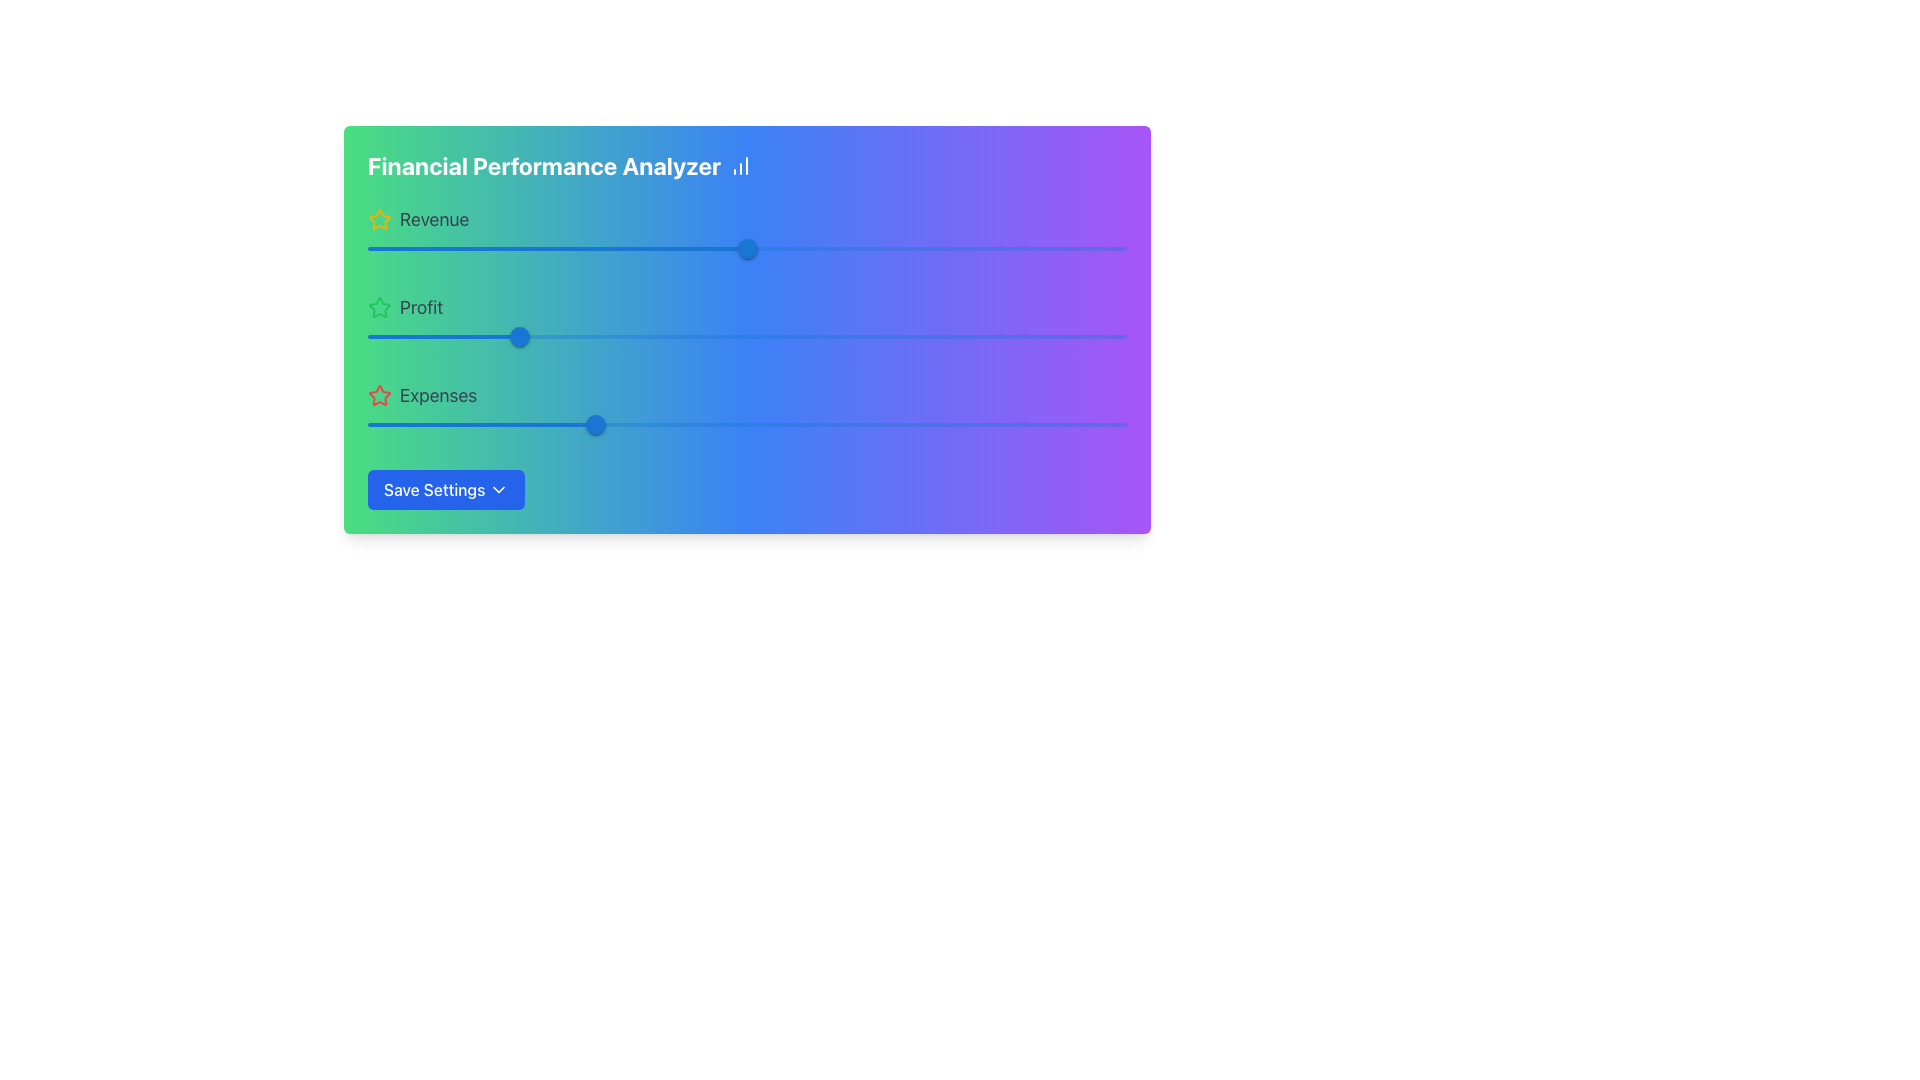  What do you see at coordinates (916, 335) in the screenshot?
I see `the profit slider` at bounding box center [916, 335].